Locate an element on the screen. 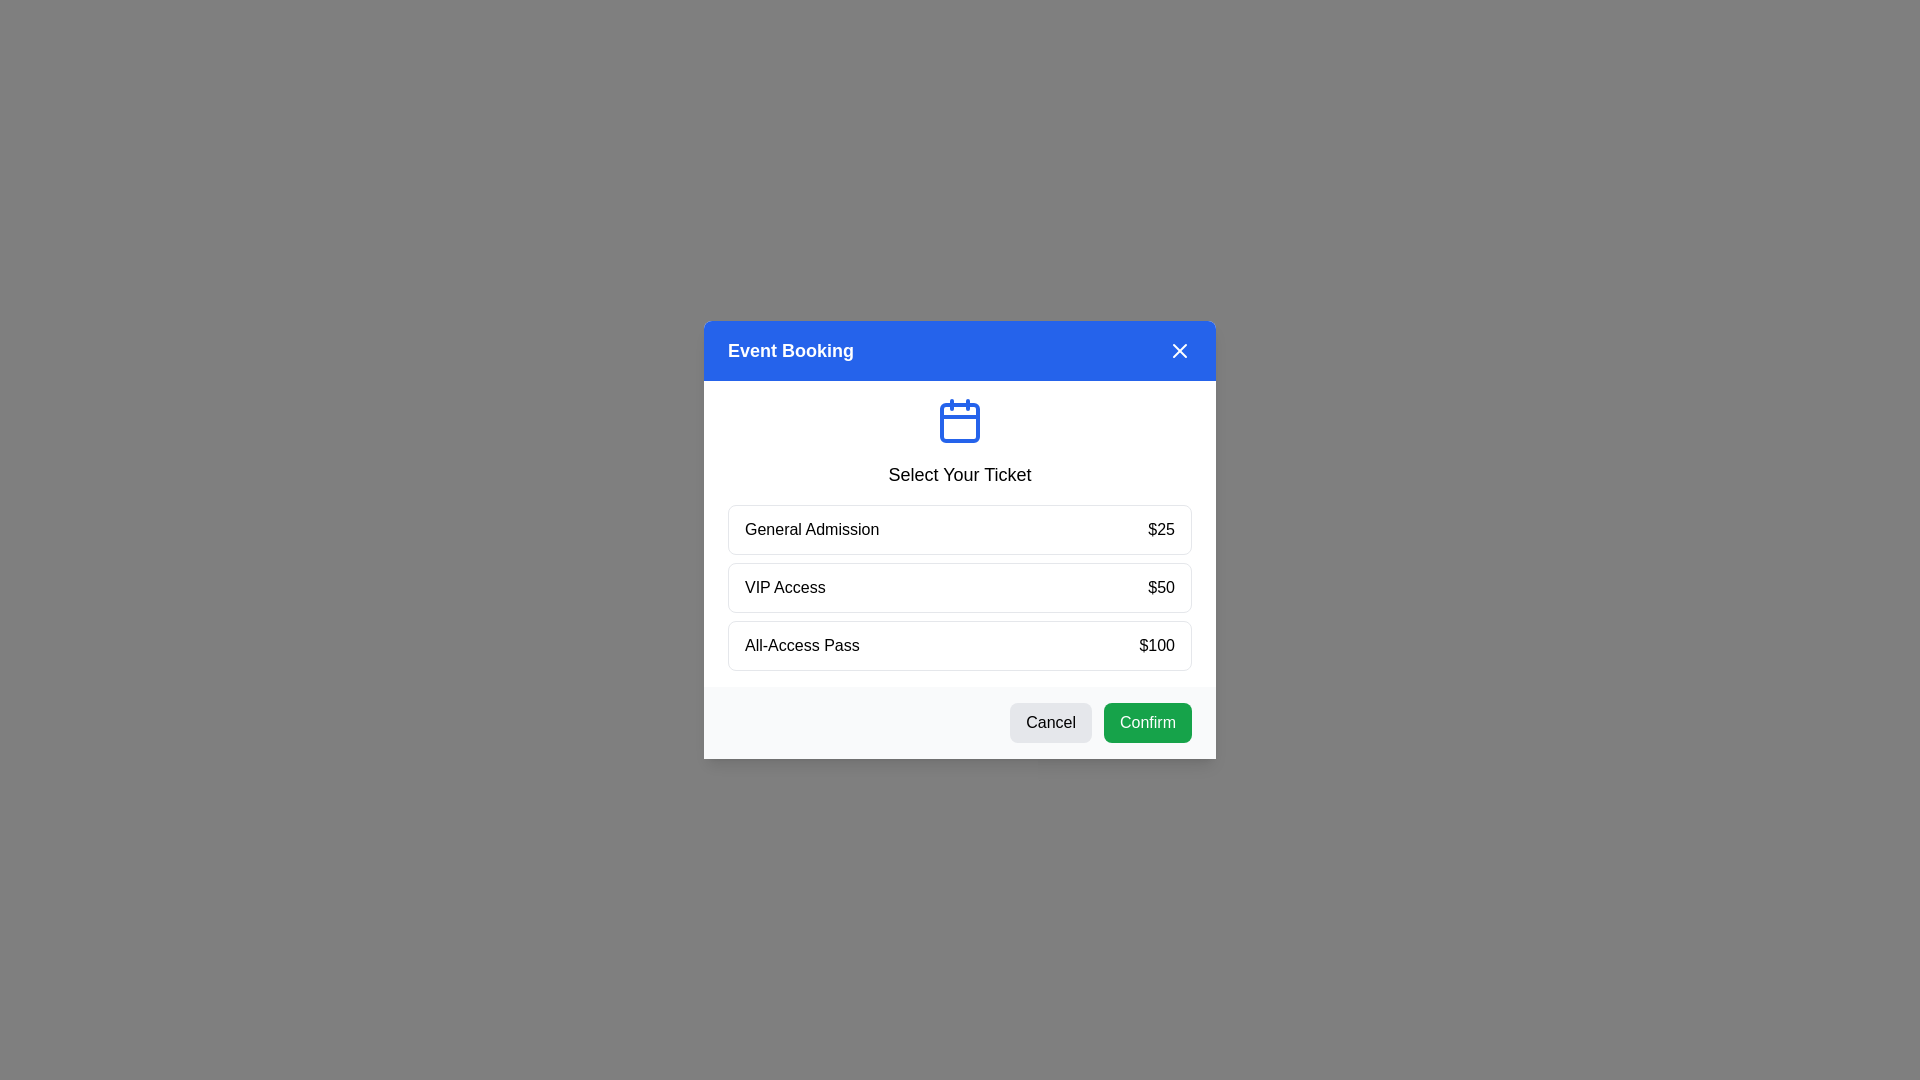 The width and height of the screenshot is (1920, 1080). the selectable list item labeled 'VIP Access' is located at coordinates (960, 586).